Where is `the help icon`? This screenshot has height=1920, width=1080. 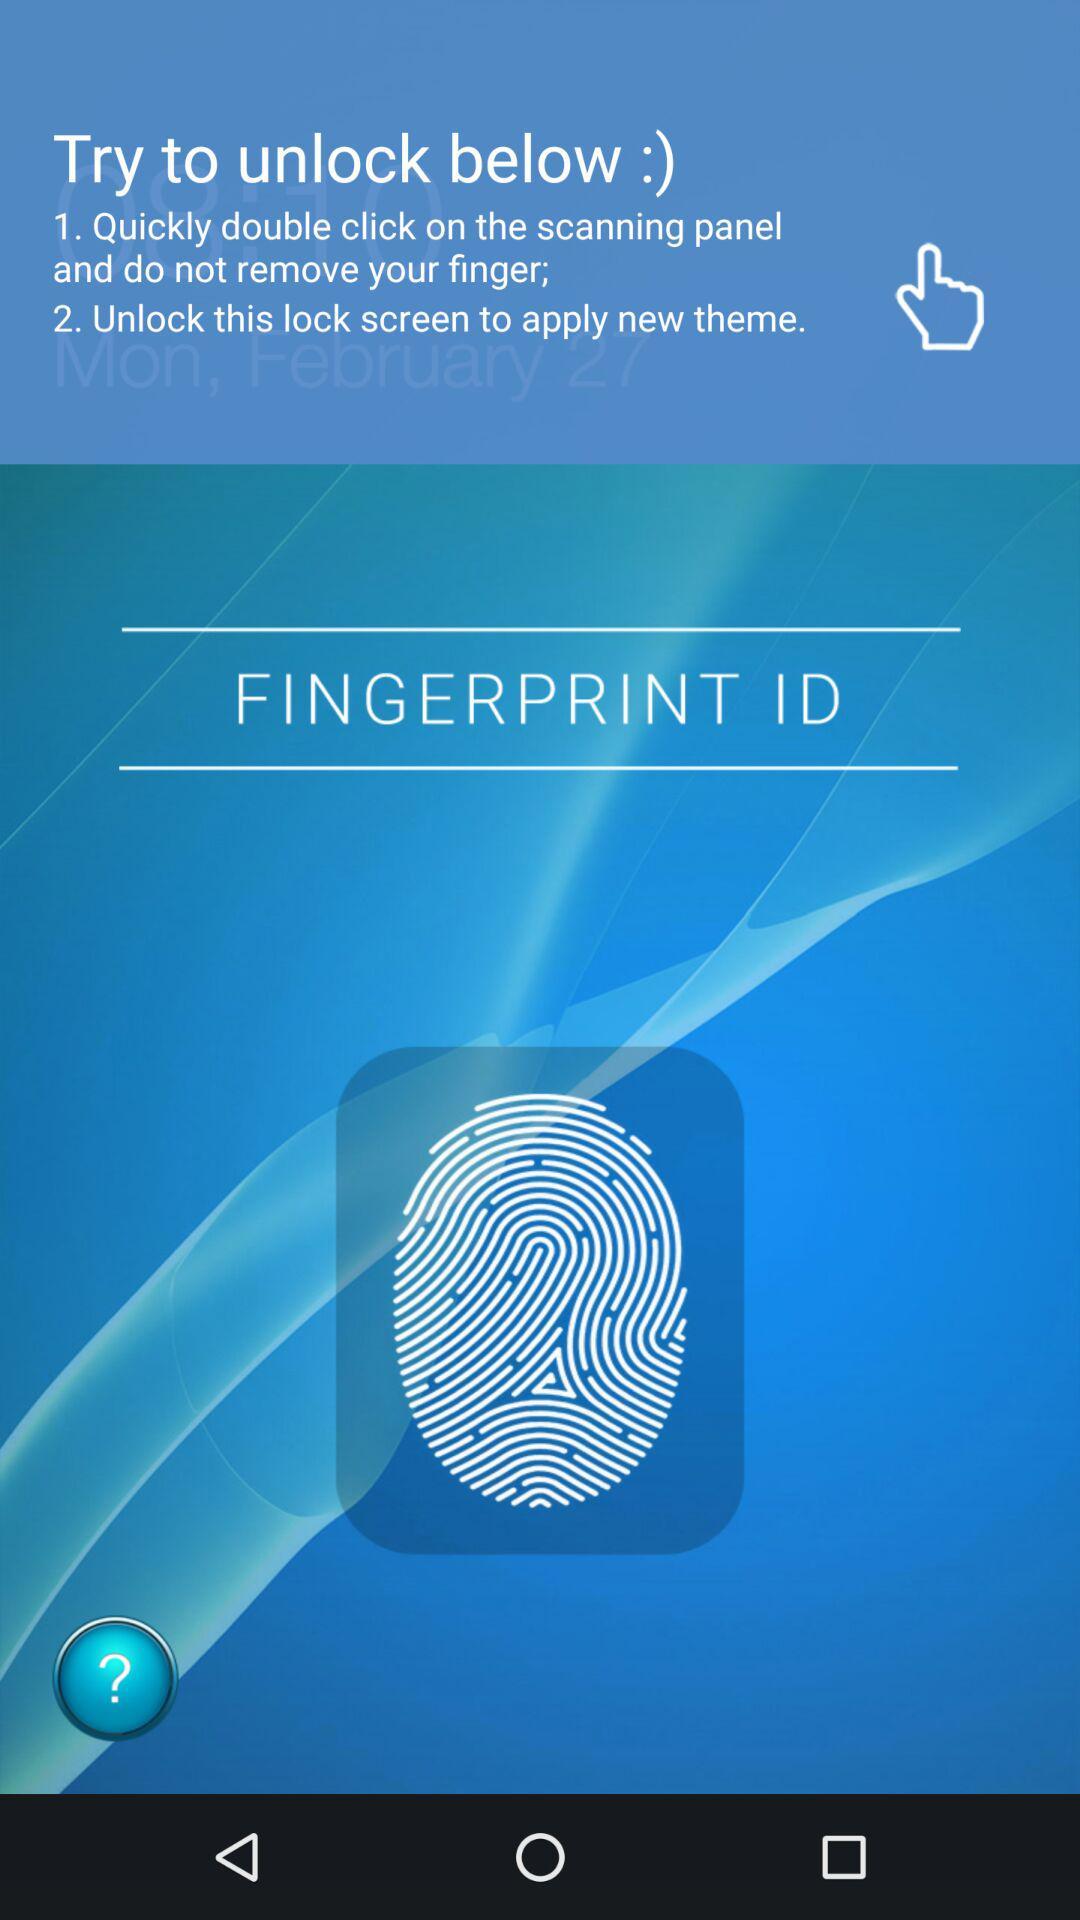 the help icon is located at coordinates (115, 1678).